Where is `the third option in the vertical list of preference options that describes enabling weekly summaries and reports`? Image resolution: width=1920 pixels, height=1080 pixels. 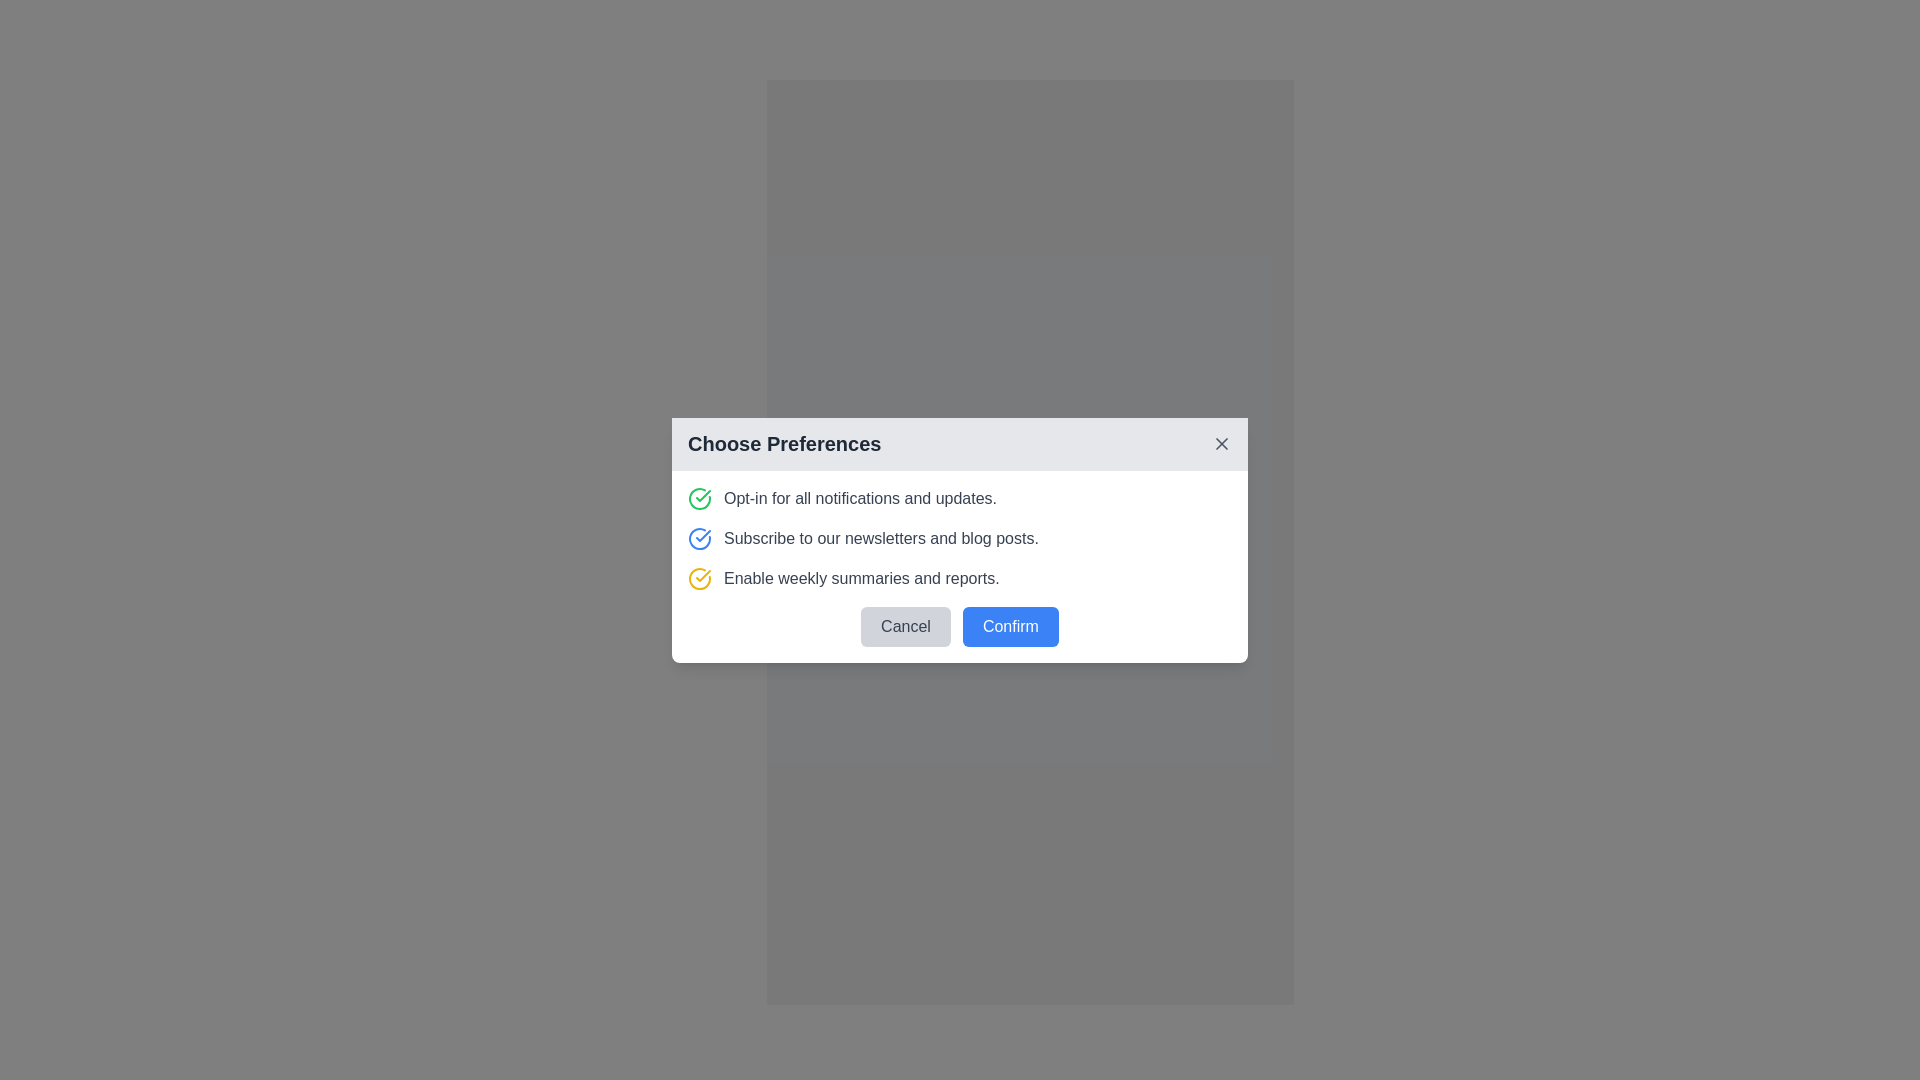
the third option in the vertical list of preference options that describes enabling weekly summaries and reports is located at coordinates (861, 578).